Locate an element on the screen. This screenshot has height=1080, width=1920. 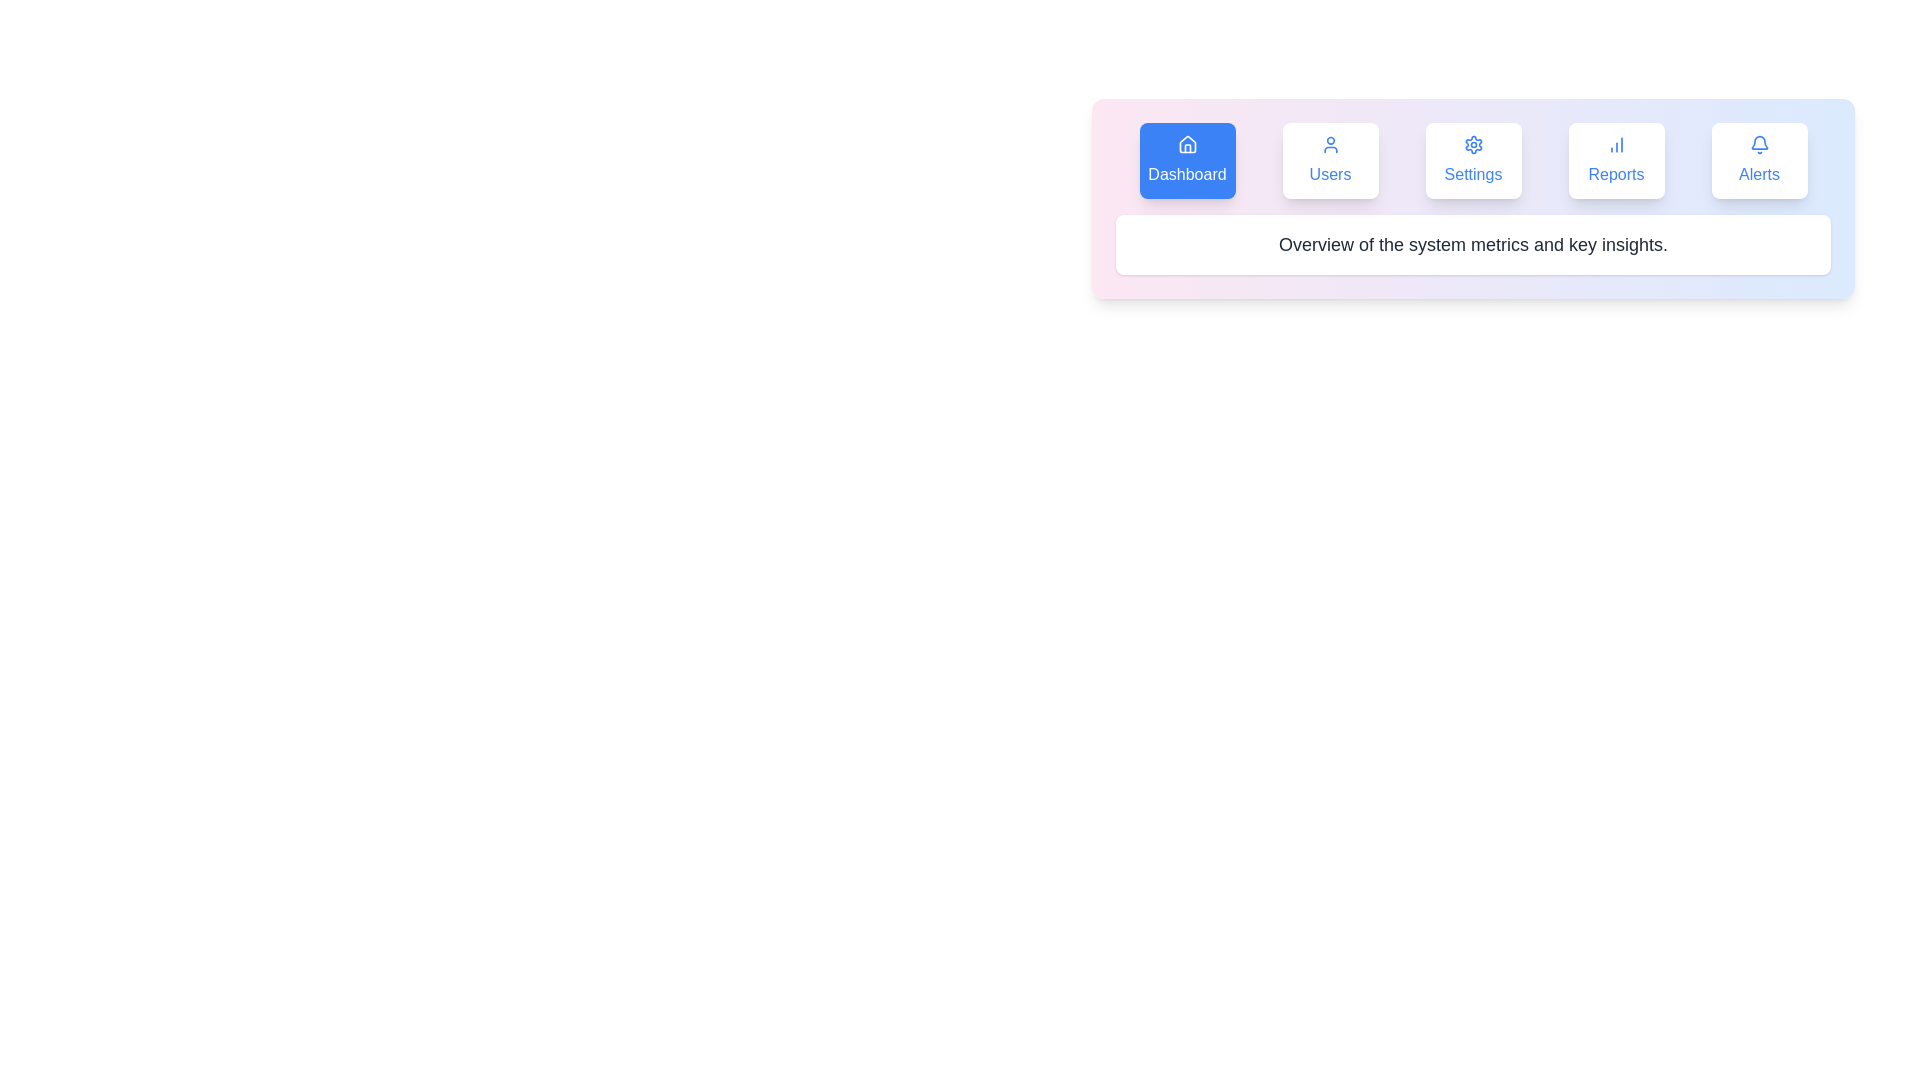
the Informational text box displaying 'Overview of the system metrics and key insights.' is located at coordinates (1473, 244).